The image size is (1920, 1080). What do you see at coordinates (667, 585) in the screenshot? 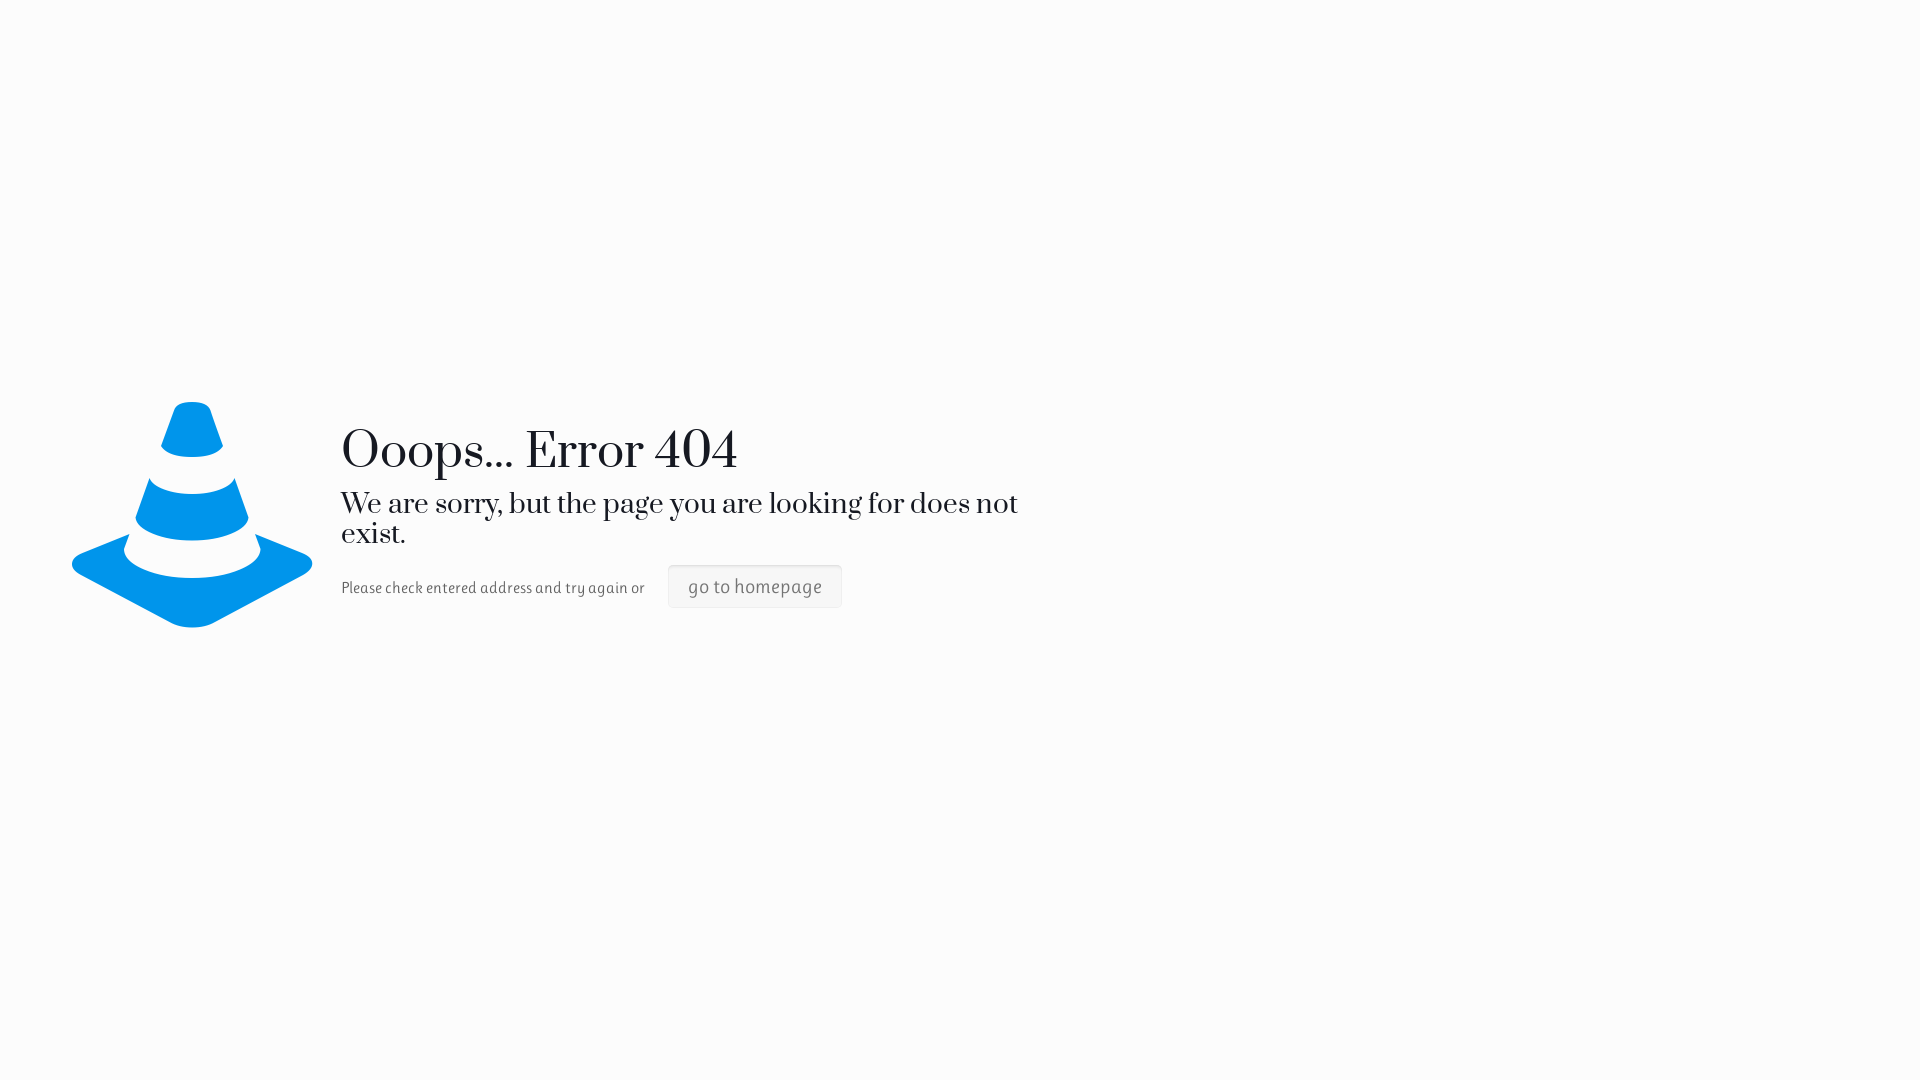
I see `'go to homepage'` at bounding box center [667, 585].